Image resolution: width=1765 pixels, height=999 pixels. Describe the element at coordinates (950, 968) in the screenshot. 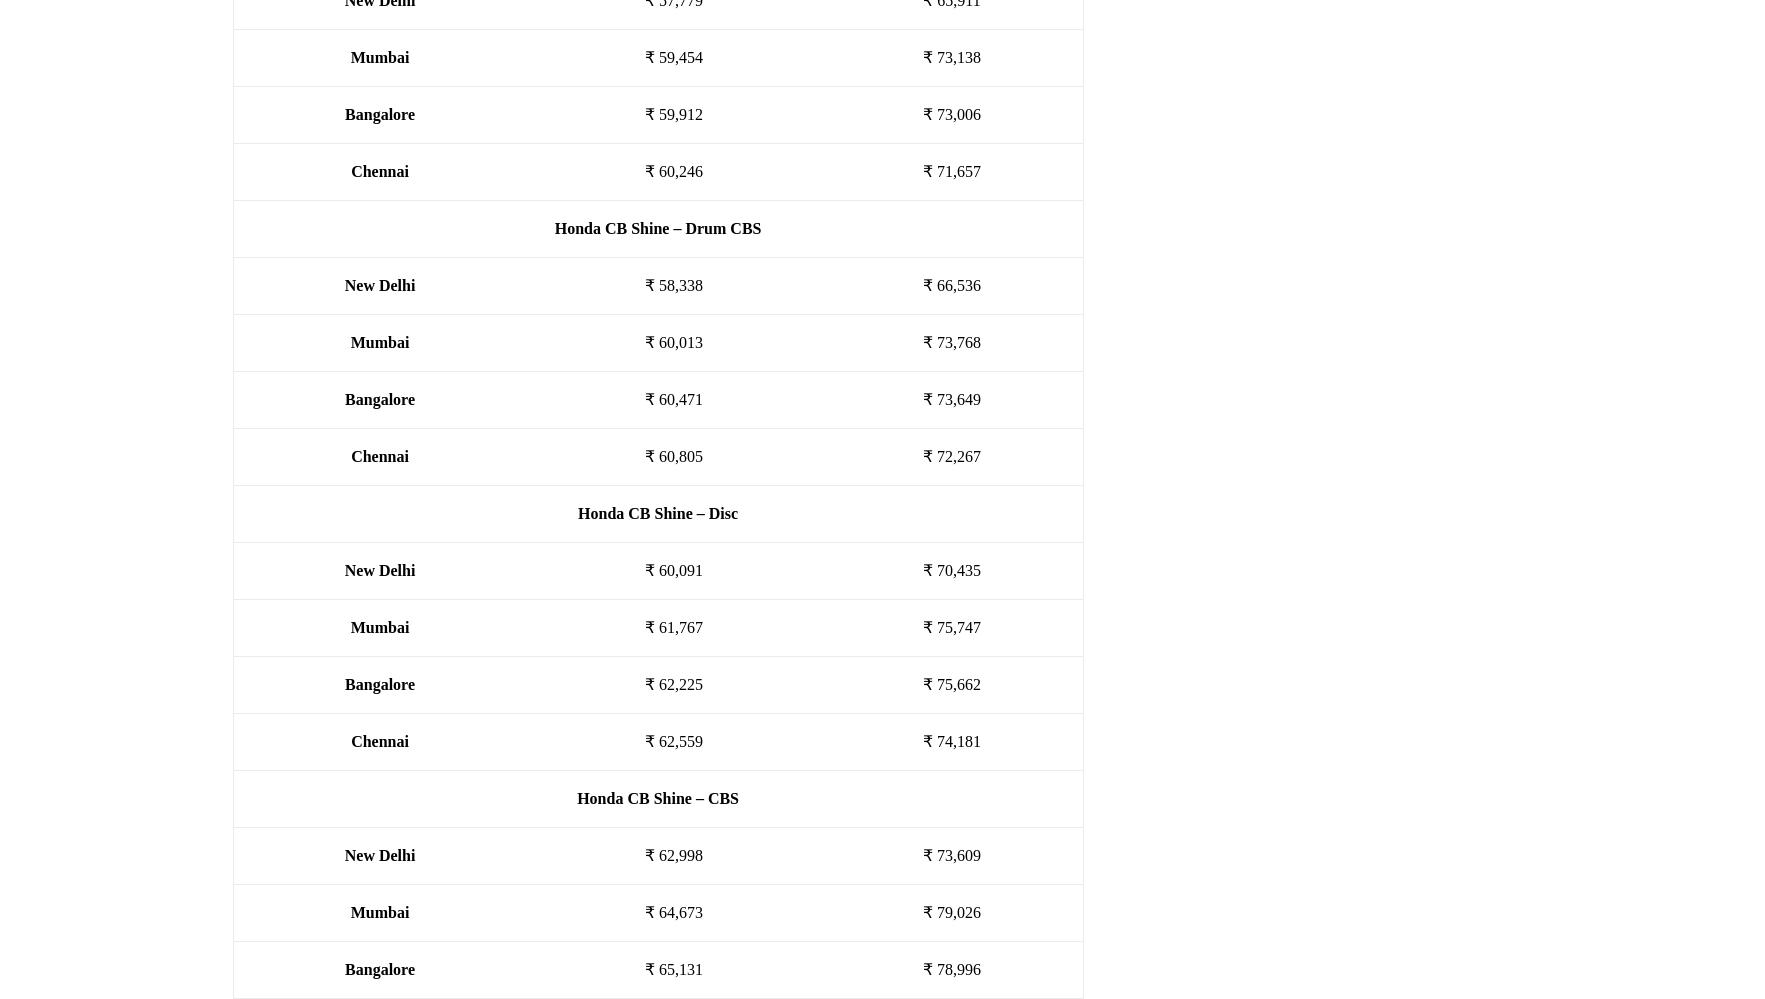

I see `'₹ 78,996'` at that location.